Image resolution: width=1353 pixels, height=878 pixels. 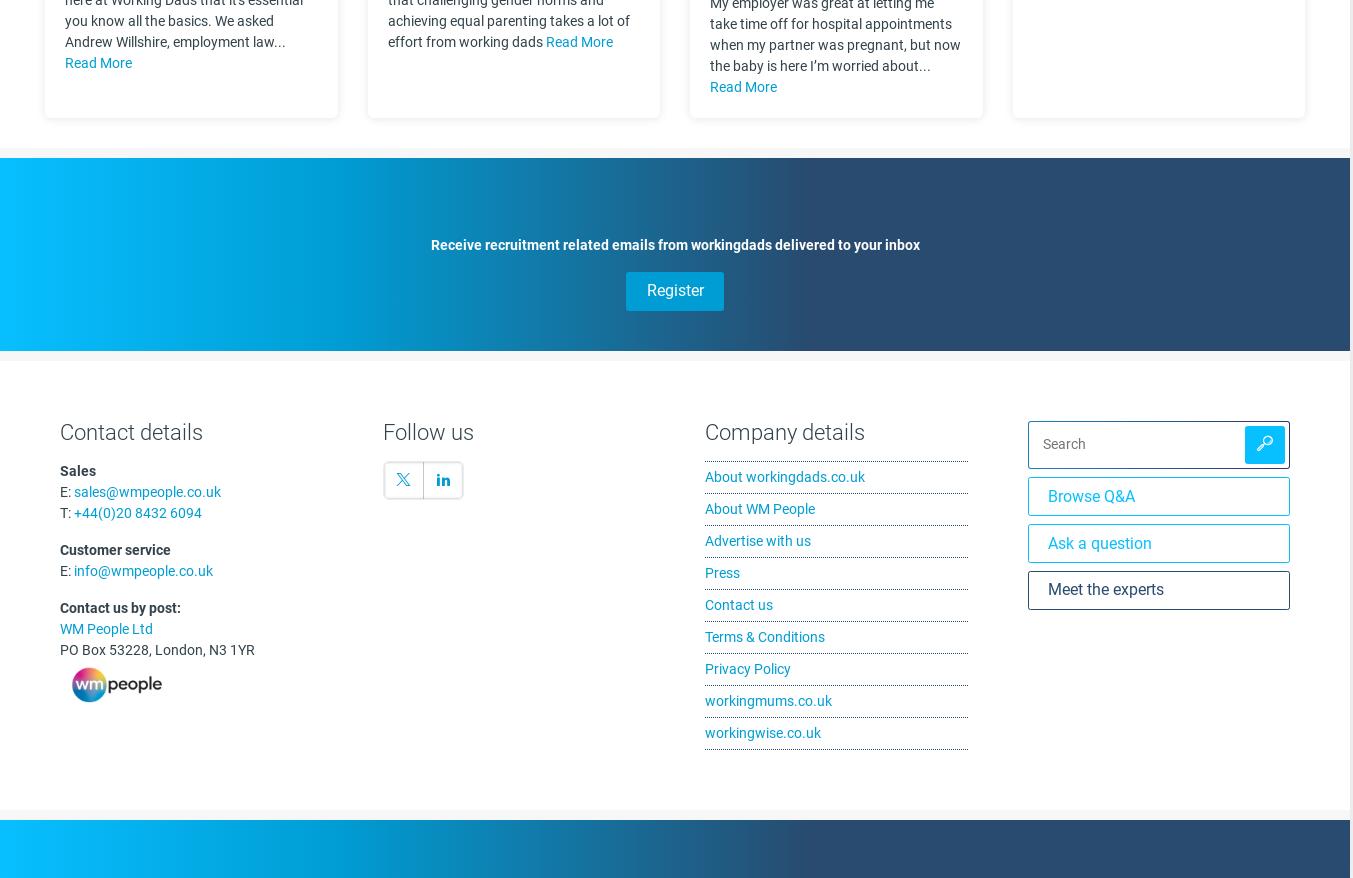 What do you see at coordinates (763, 635) in the screenshot?
I see `'Terms & Conditions'` at bounding box center [763, 635].